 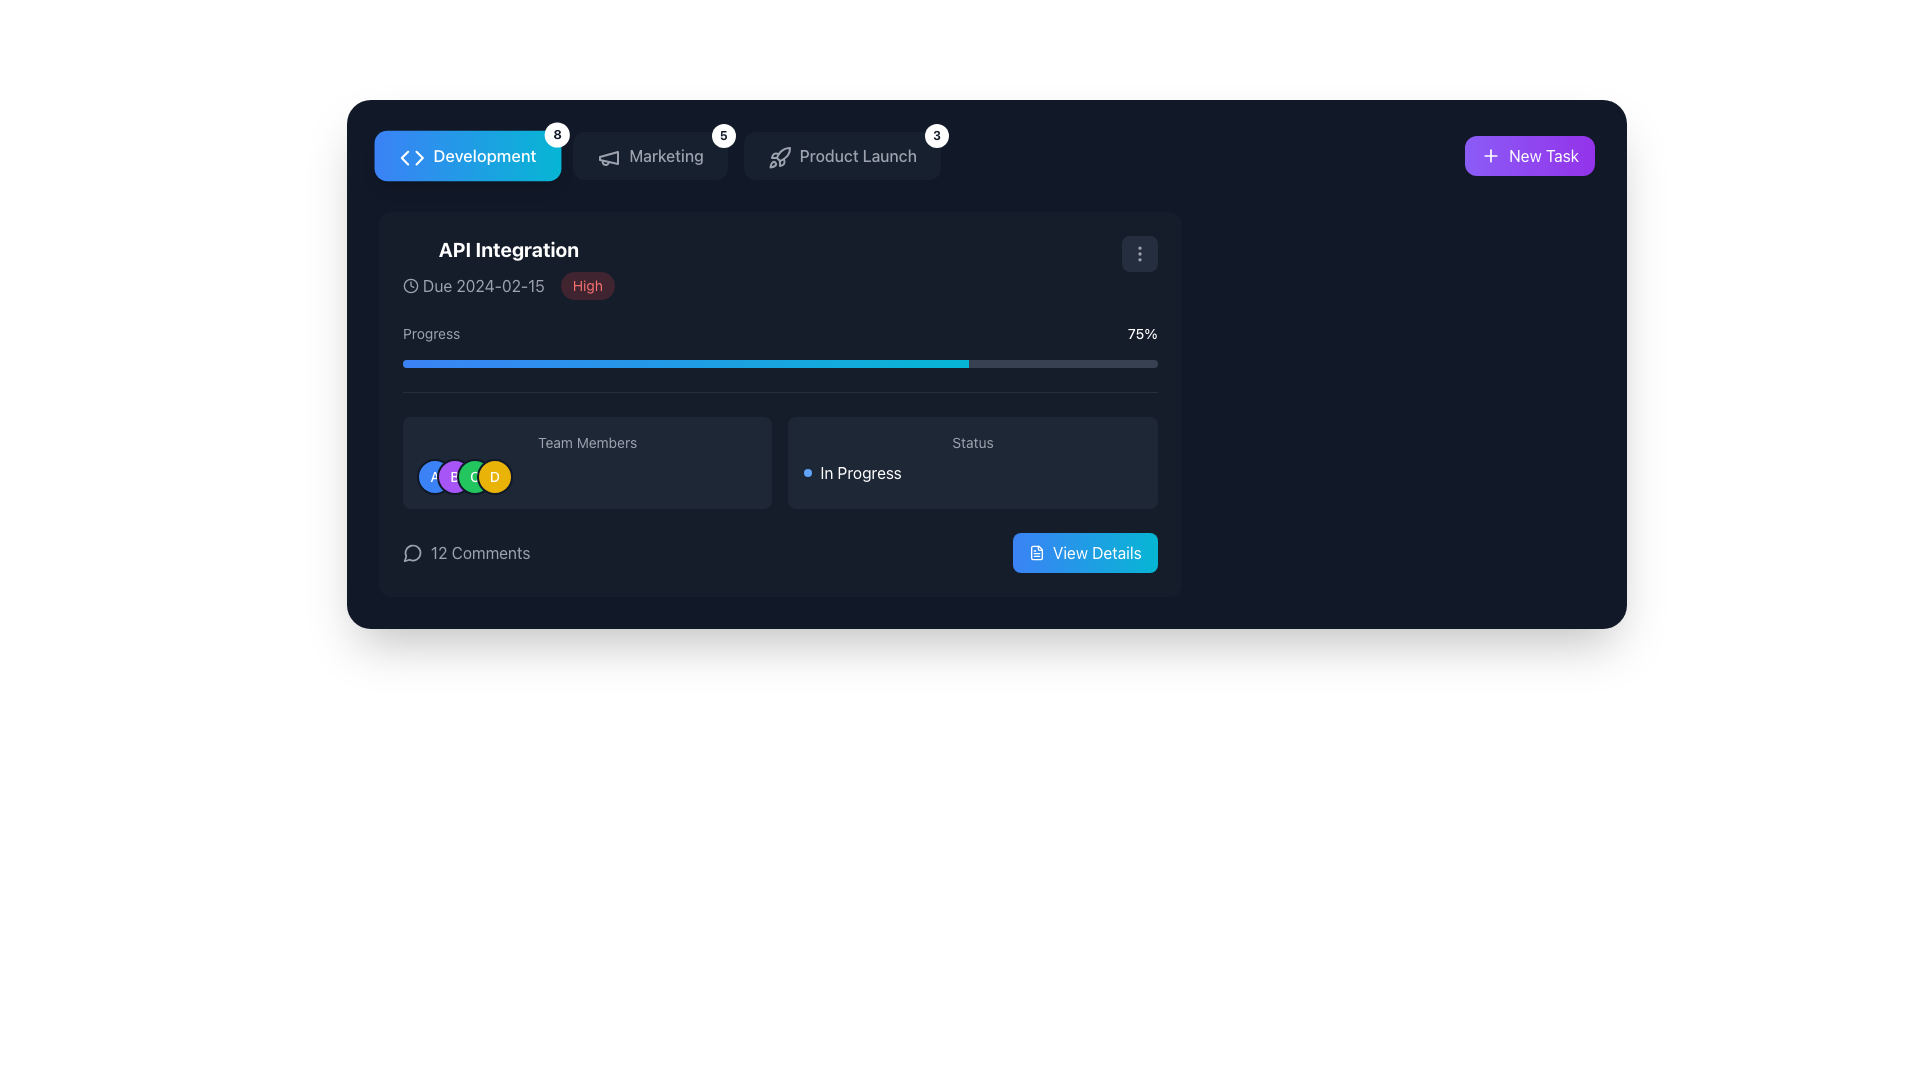 What do you see at coordinates (779, 363) in the screenshot?
I see `the completion status of the horizontal progress bar, which is filled approximately 75% with a gradient from blue to cyan, located below the 'Progress' label` at bounding box center [779, 363].